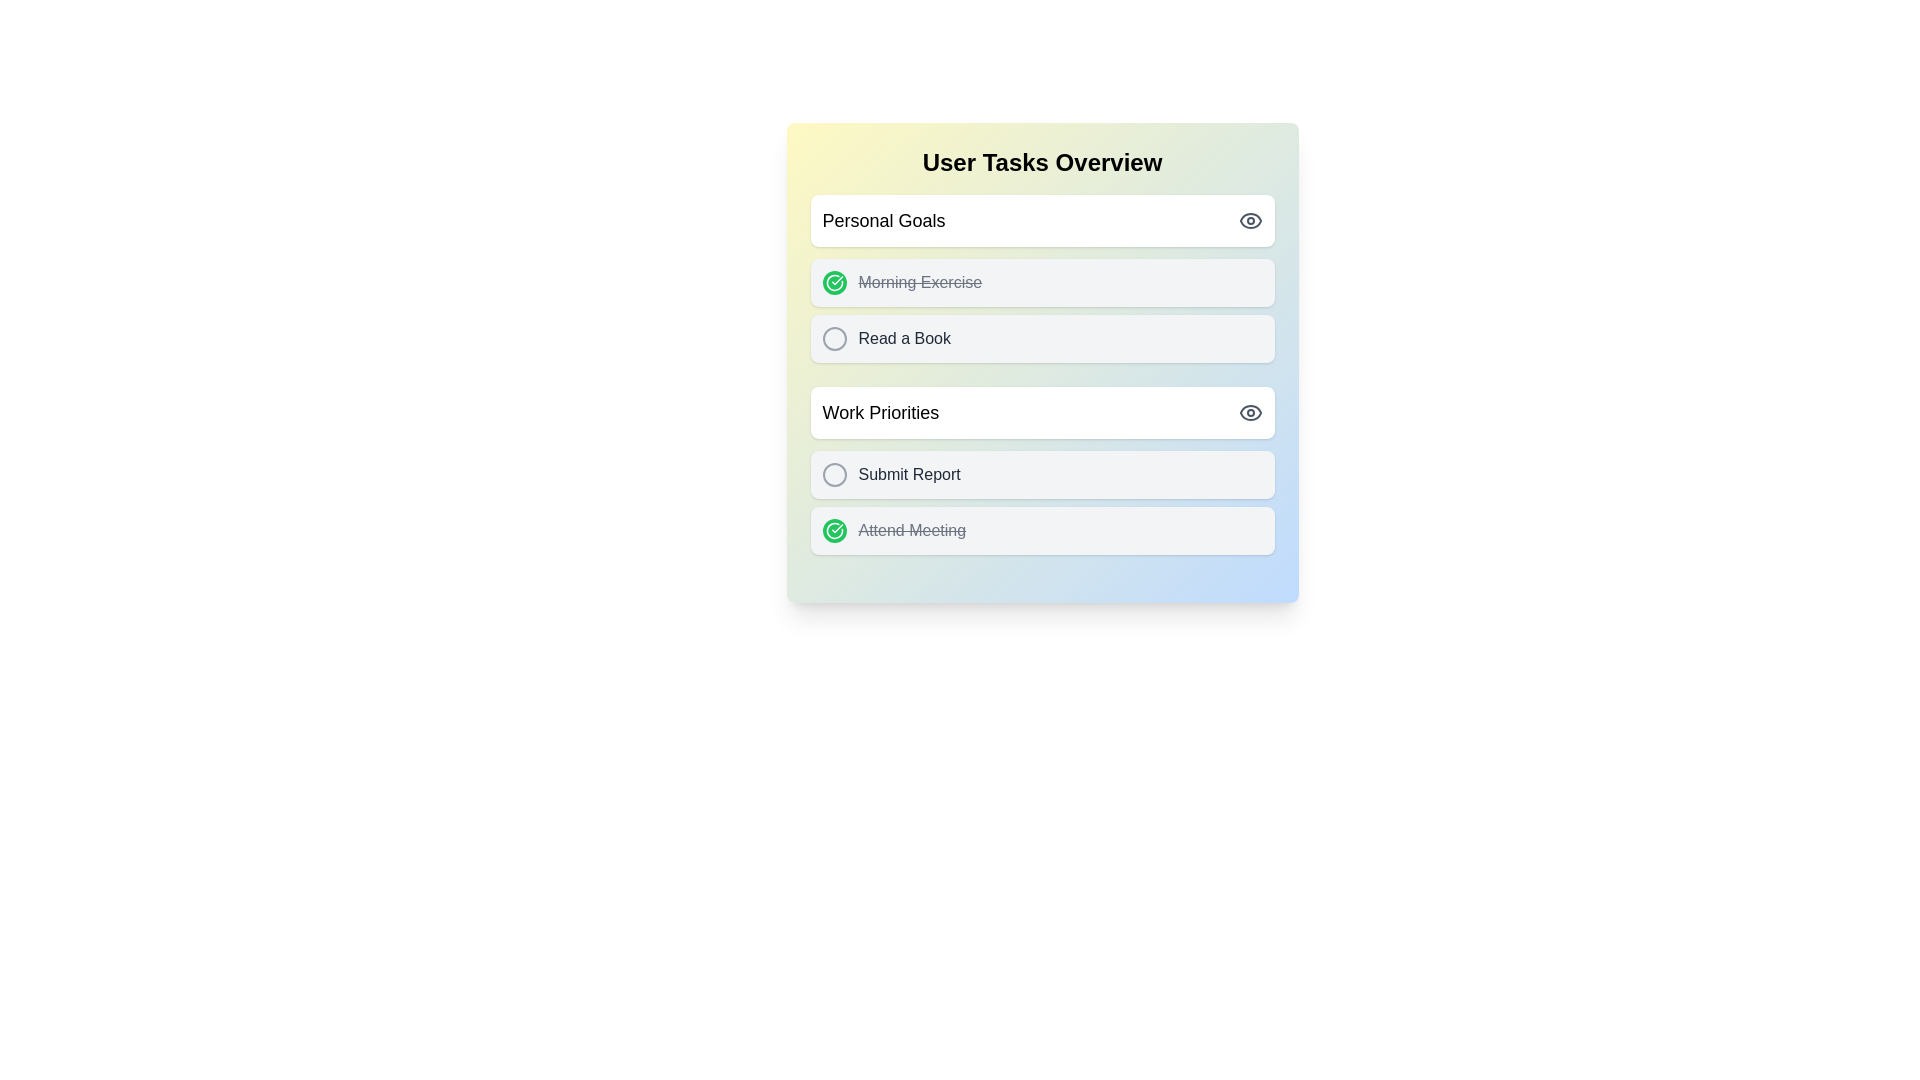 The image size is (1920, 1080). I want to click on the Icon button that marks the 'Attend Meeting' task as completed or active, located in the top-left corner of the 'Attend Meeting' task item under 'Work Priorities', so click(834, 530).